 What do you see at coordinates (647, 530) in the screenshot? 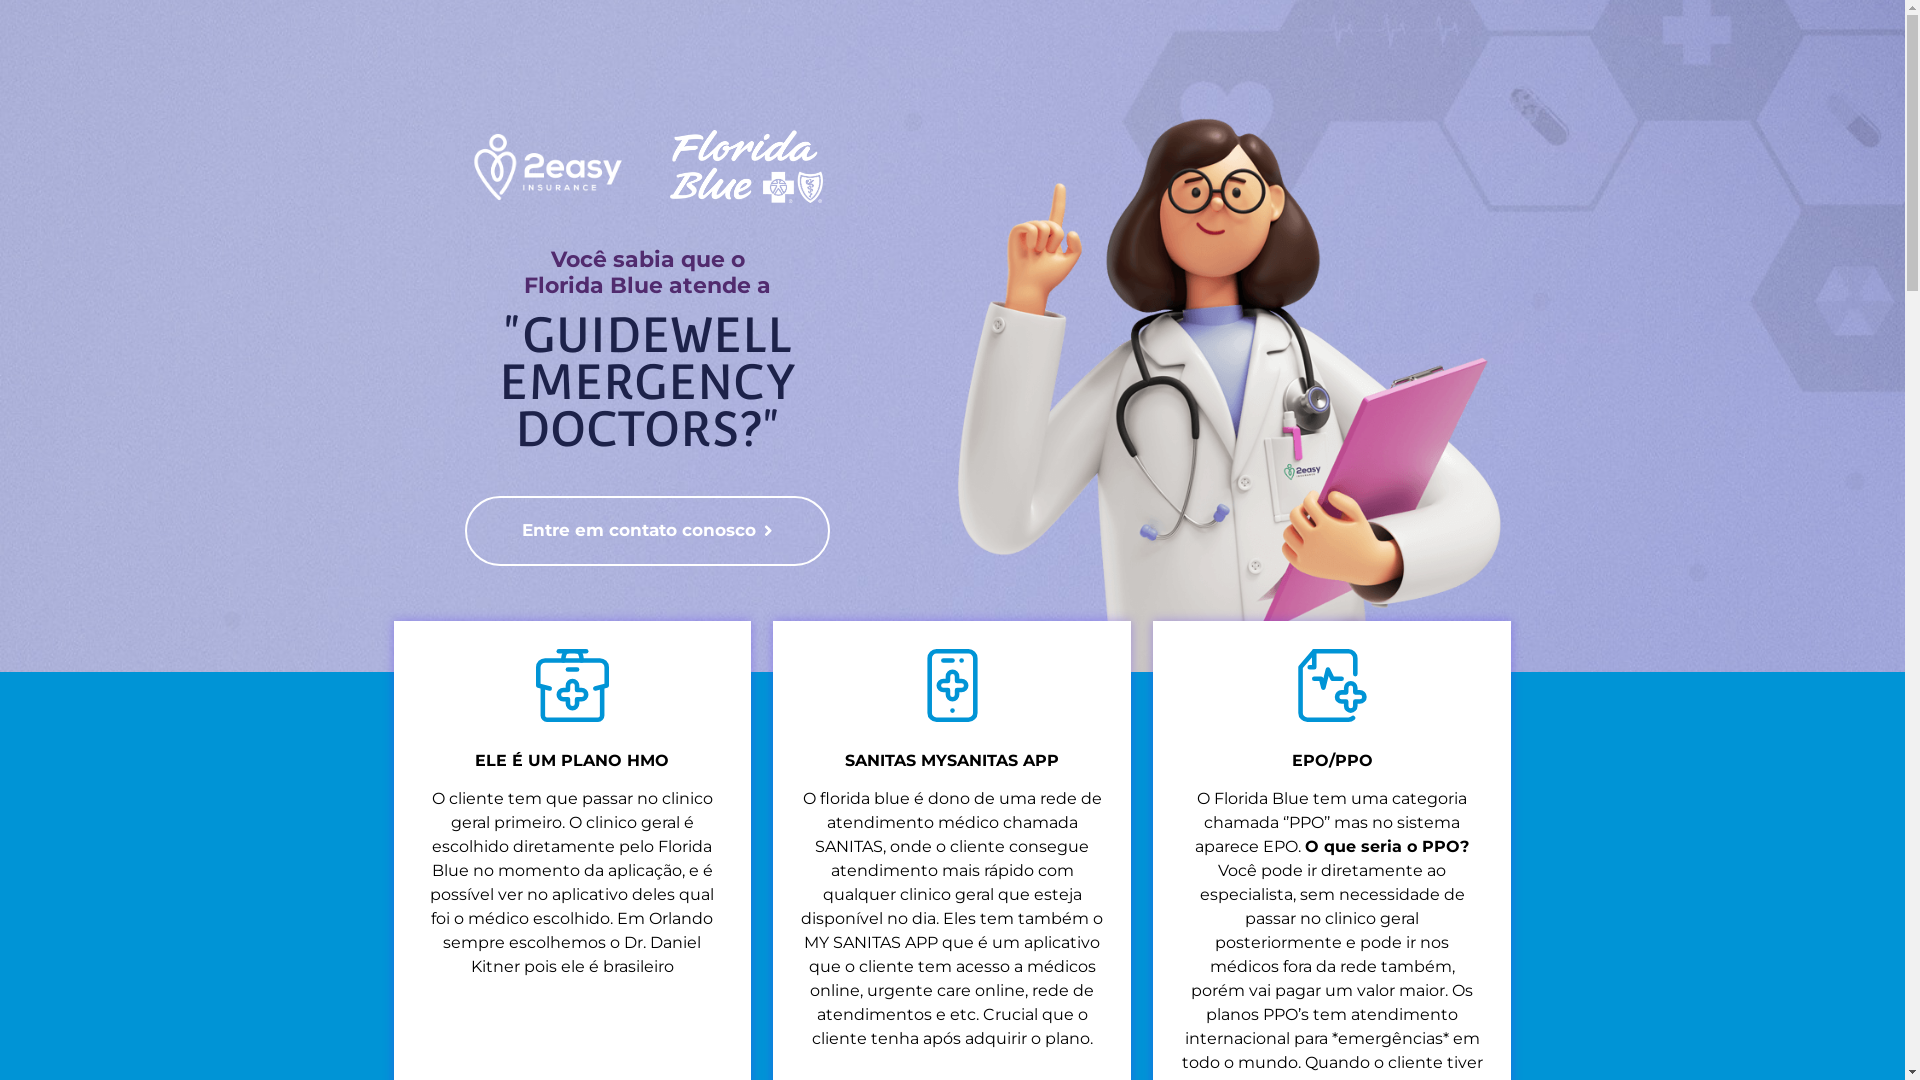
I see `'Entre em contato conosco'` at bounding box center [647, 530].